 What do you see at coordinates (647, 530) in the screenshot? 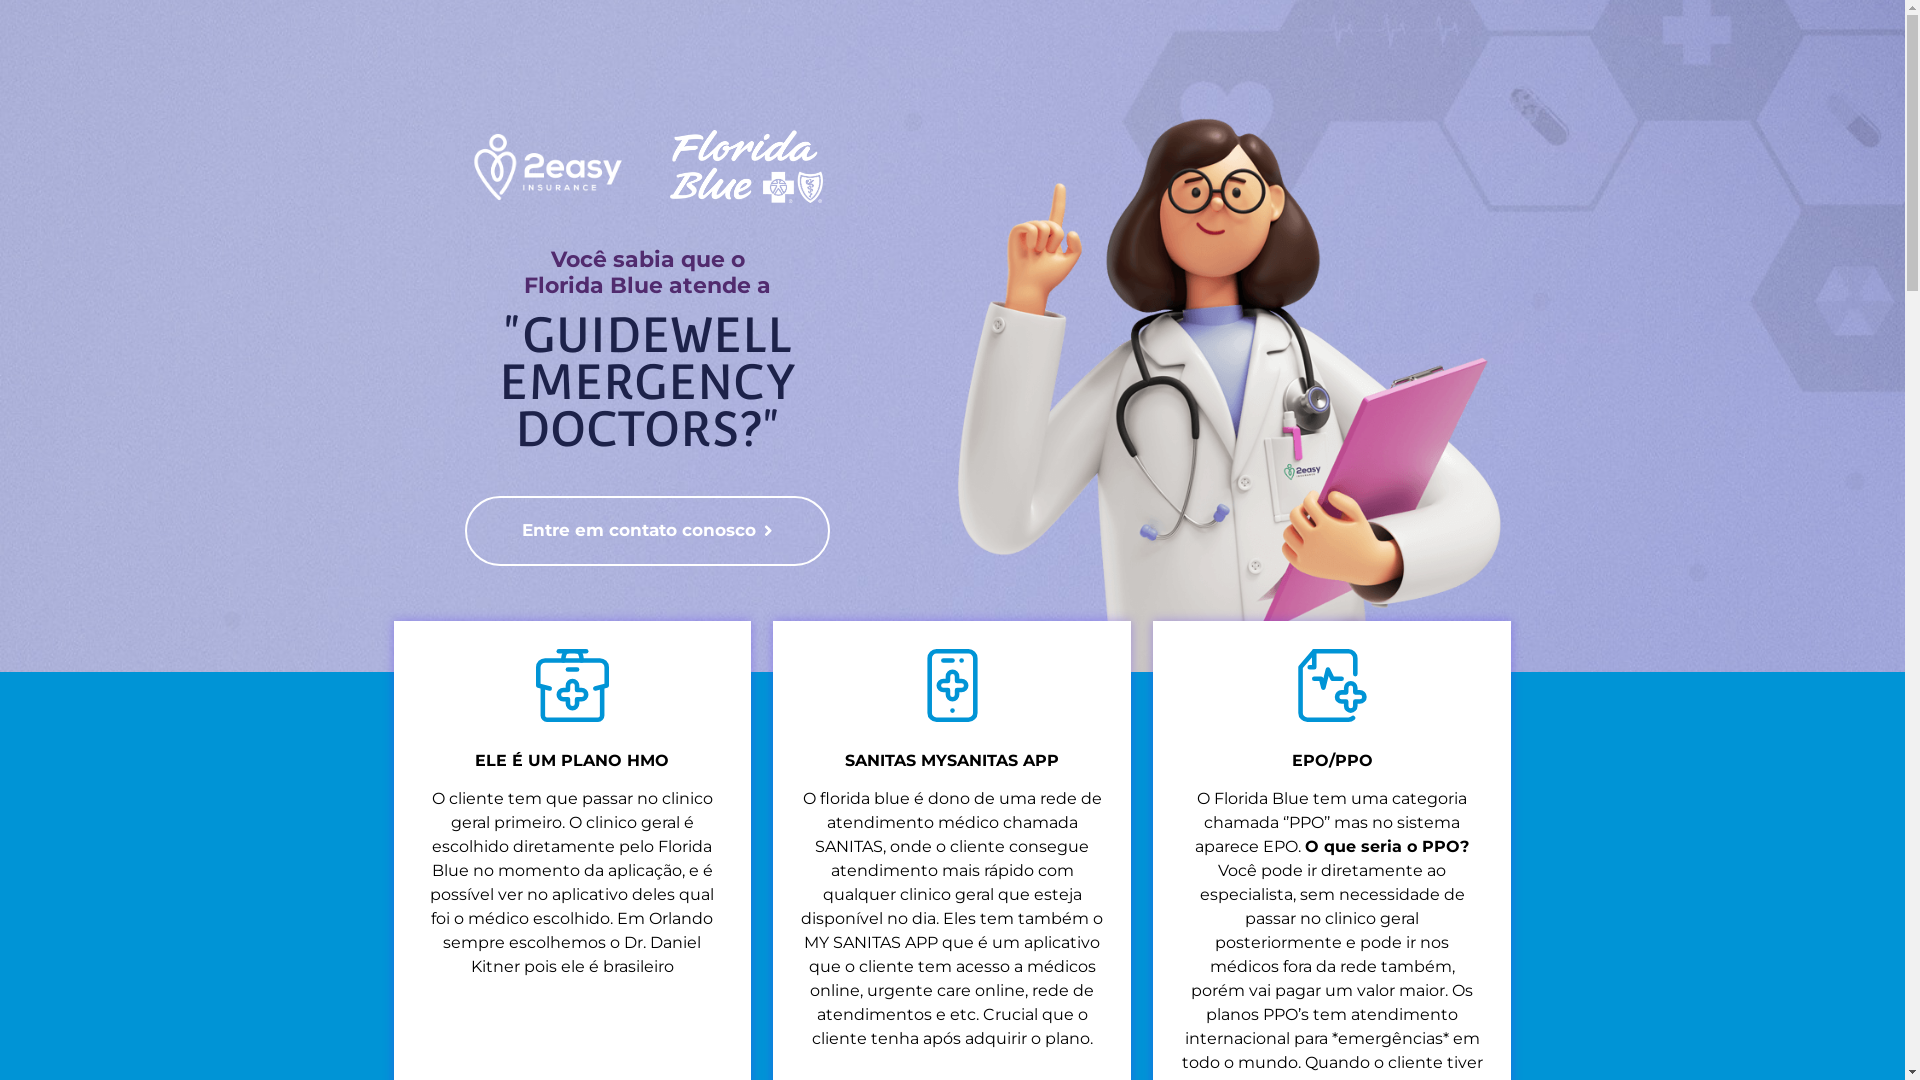
I see `'Entre em contato conosco'` at bounding box center [647, 530].